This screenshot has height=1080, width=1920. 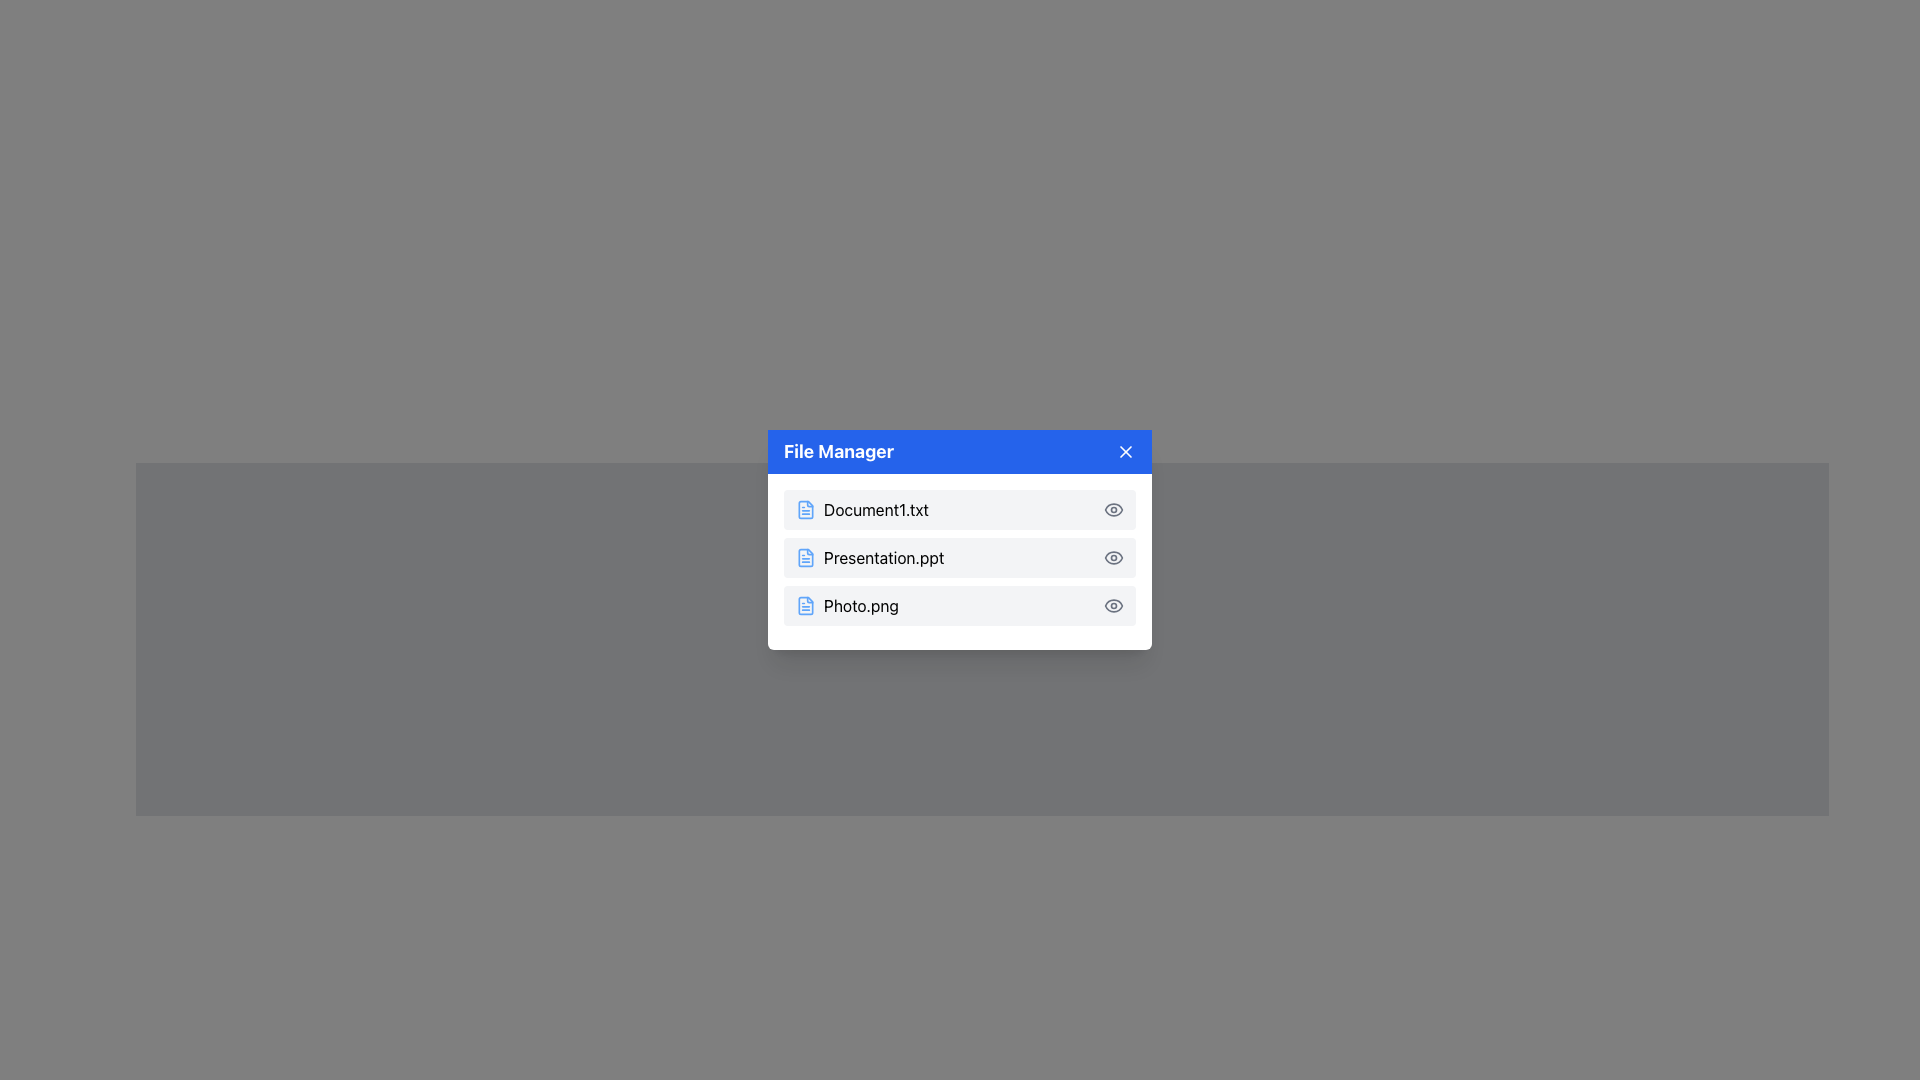 I want to click on the third row file entry, so click(x=960, y=604).